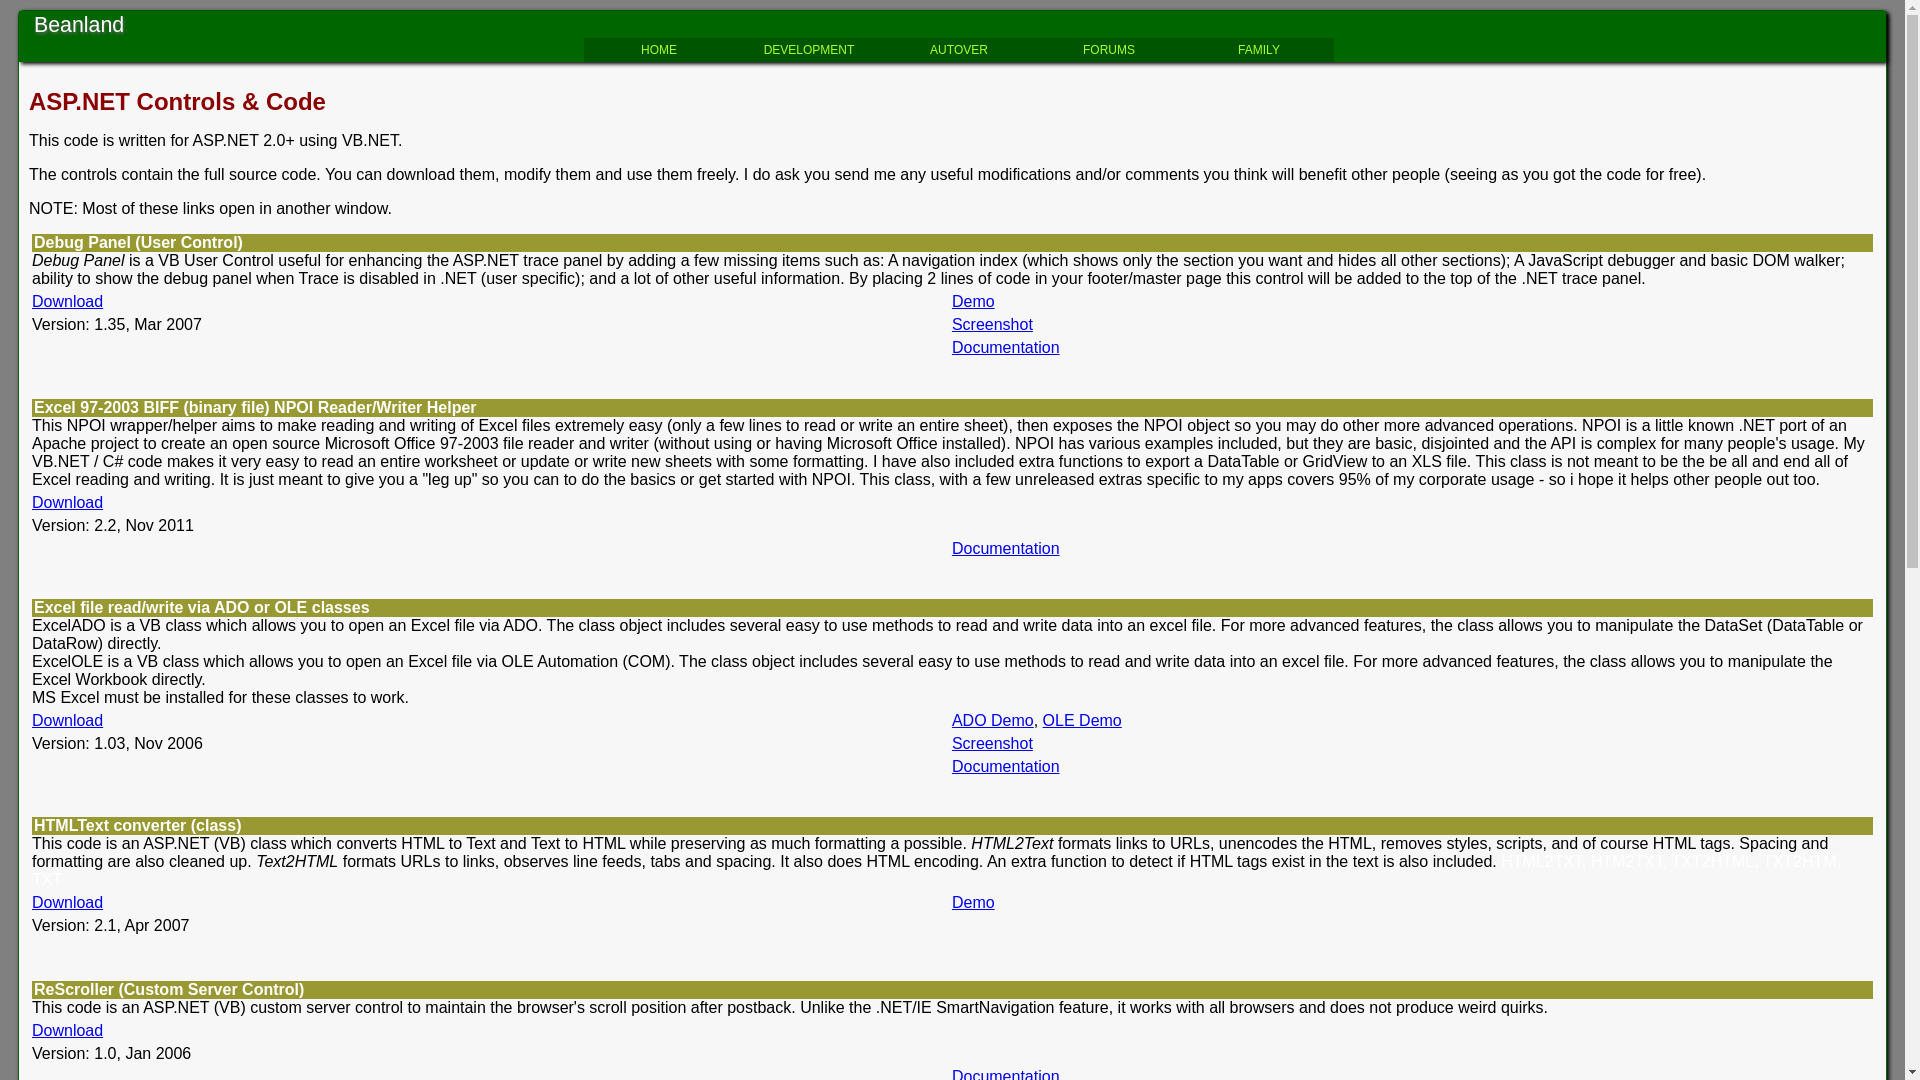 The width and height of the screenshot is (1920, 1080). I want to click on 'Download', so click(67, 301).